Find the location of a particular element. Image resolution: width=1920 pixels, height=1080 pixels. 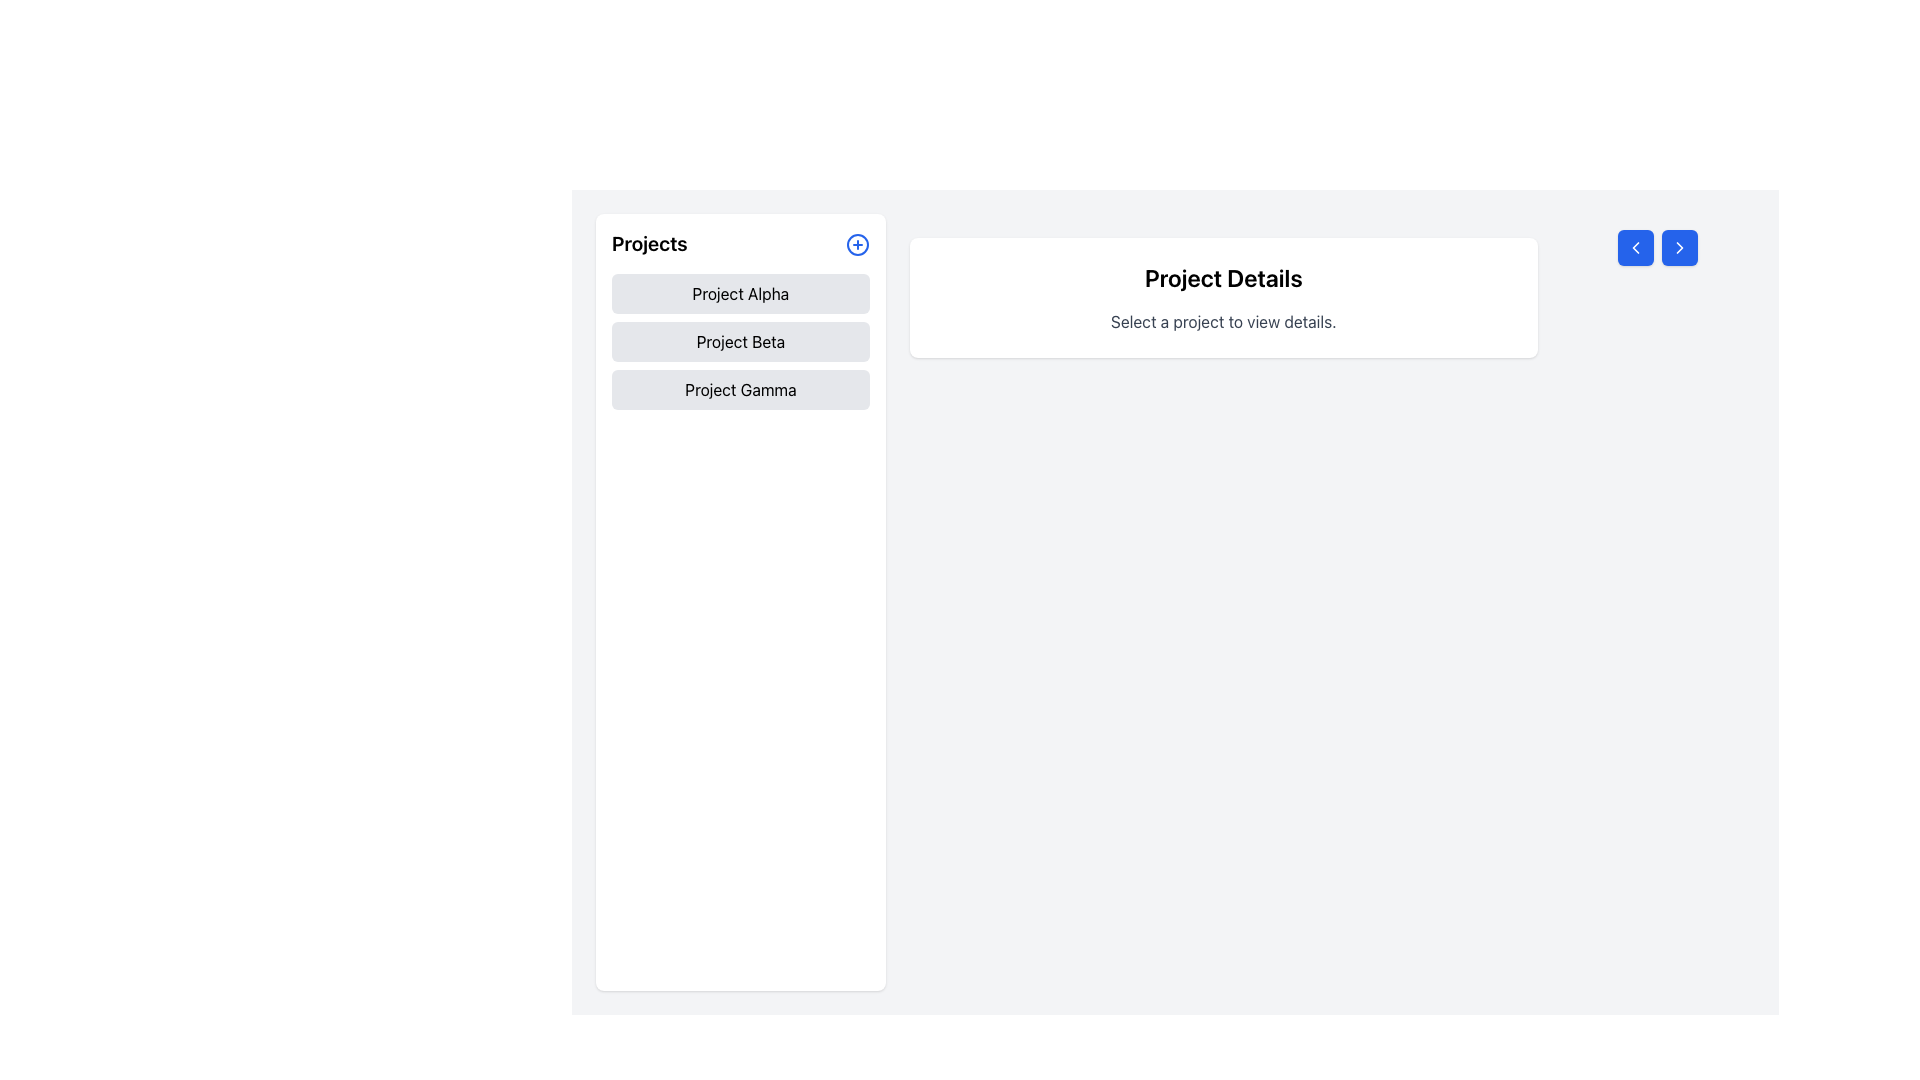

the 'Project Gamma' button, which is a rectangular button with rounded corners and a light gray background, located in the 'Projects' section beneath 'Project Beta' is located at coordinates (739, 389).